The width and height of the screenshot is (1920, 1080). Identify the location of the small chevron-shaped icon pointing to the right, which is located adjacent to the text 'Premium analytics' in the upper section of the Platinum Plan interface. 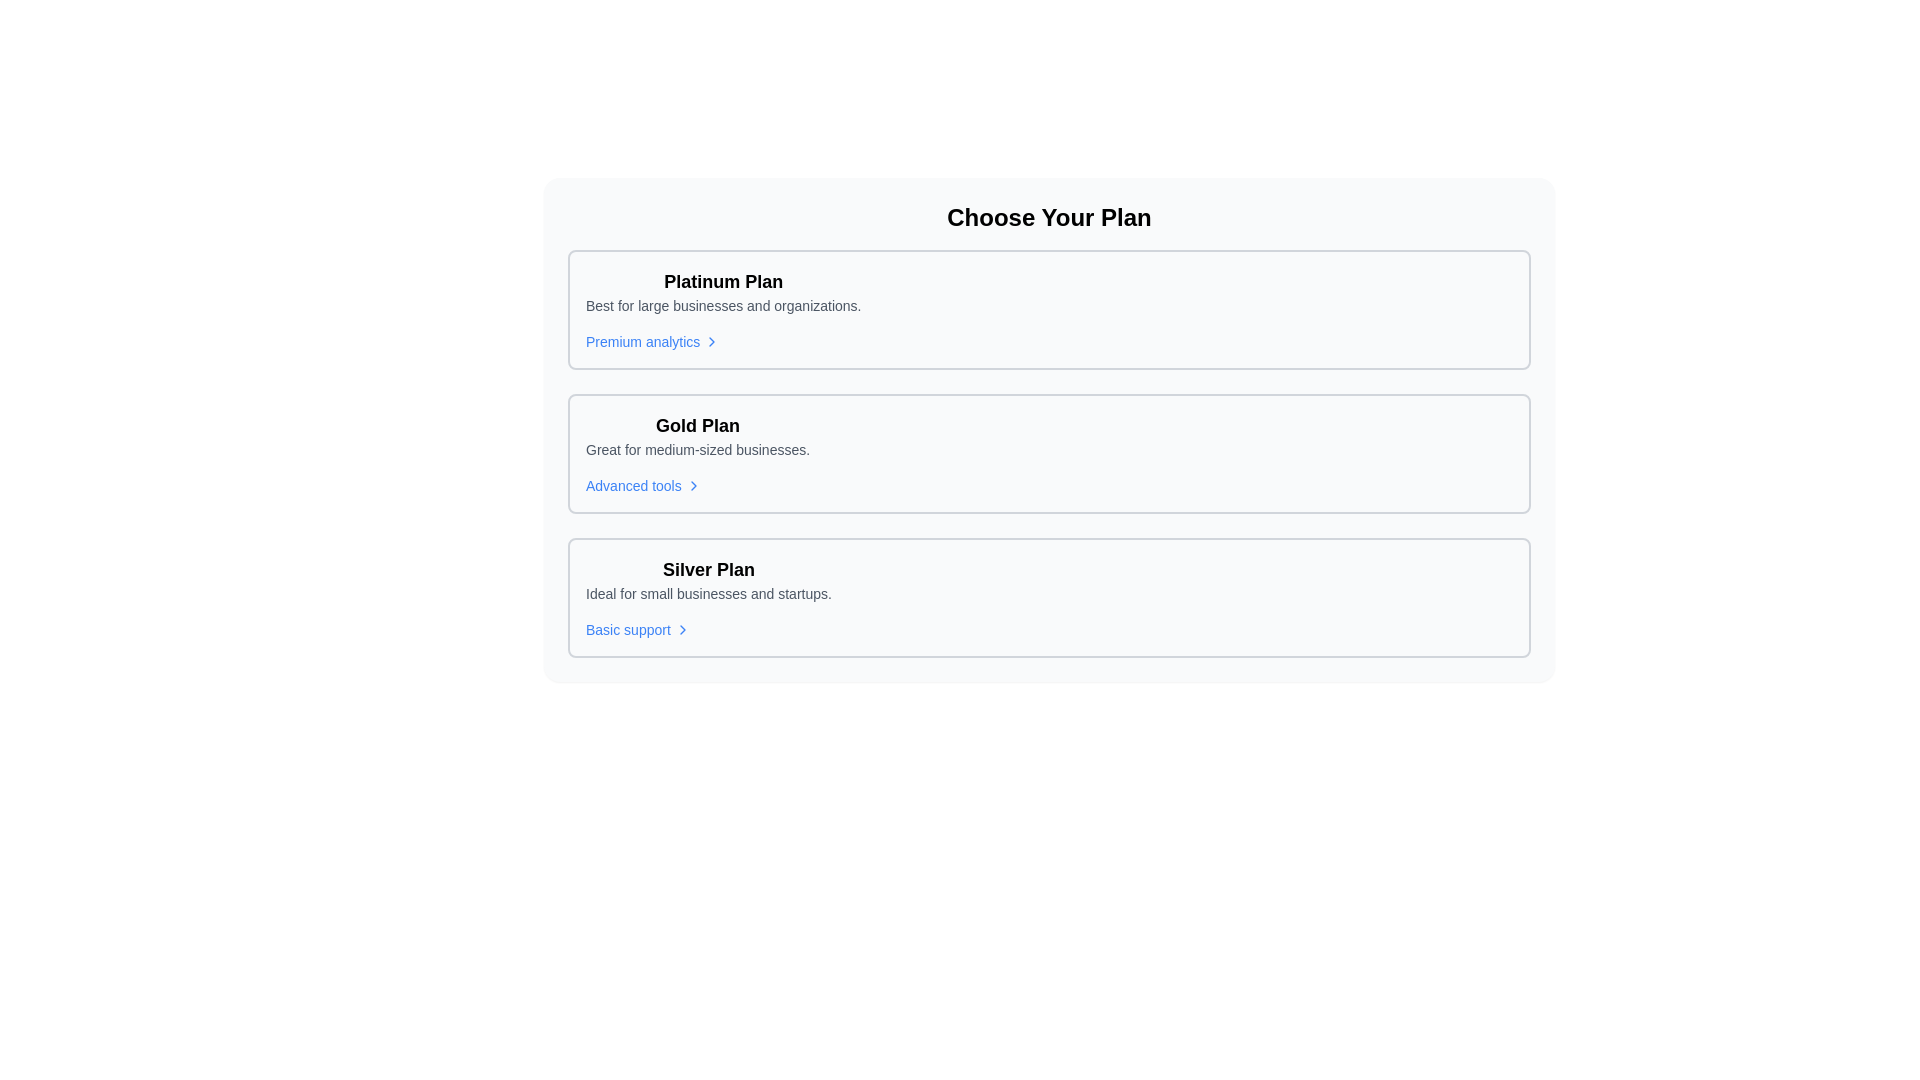
(712, 341).